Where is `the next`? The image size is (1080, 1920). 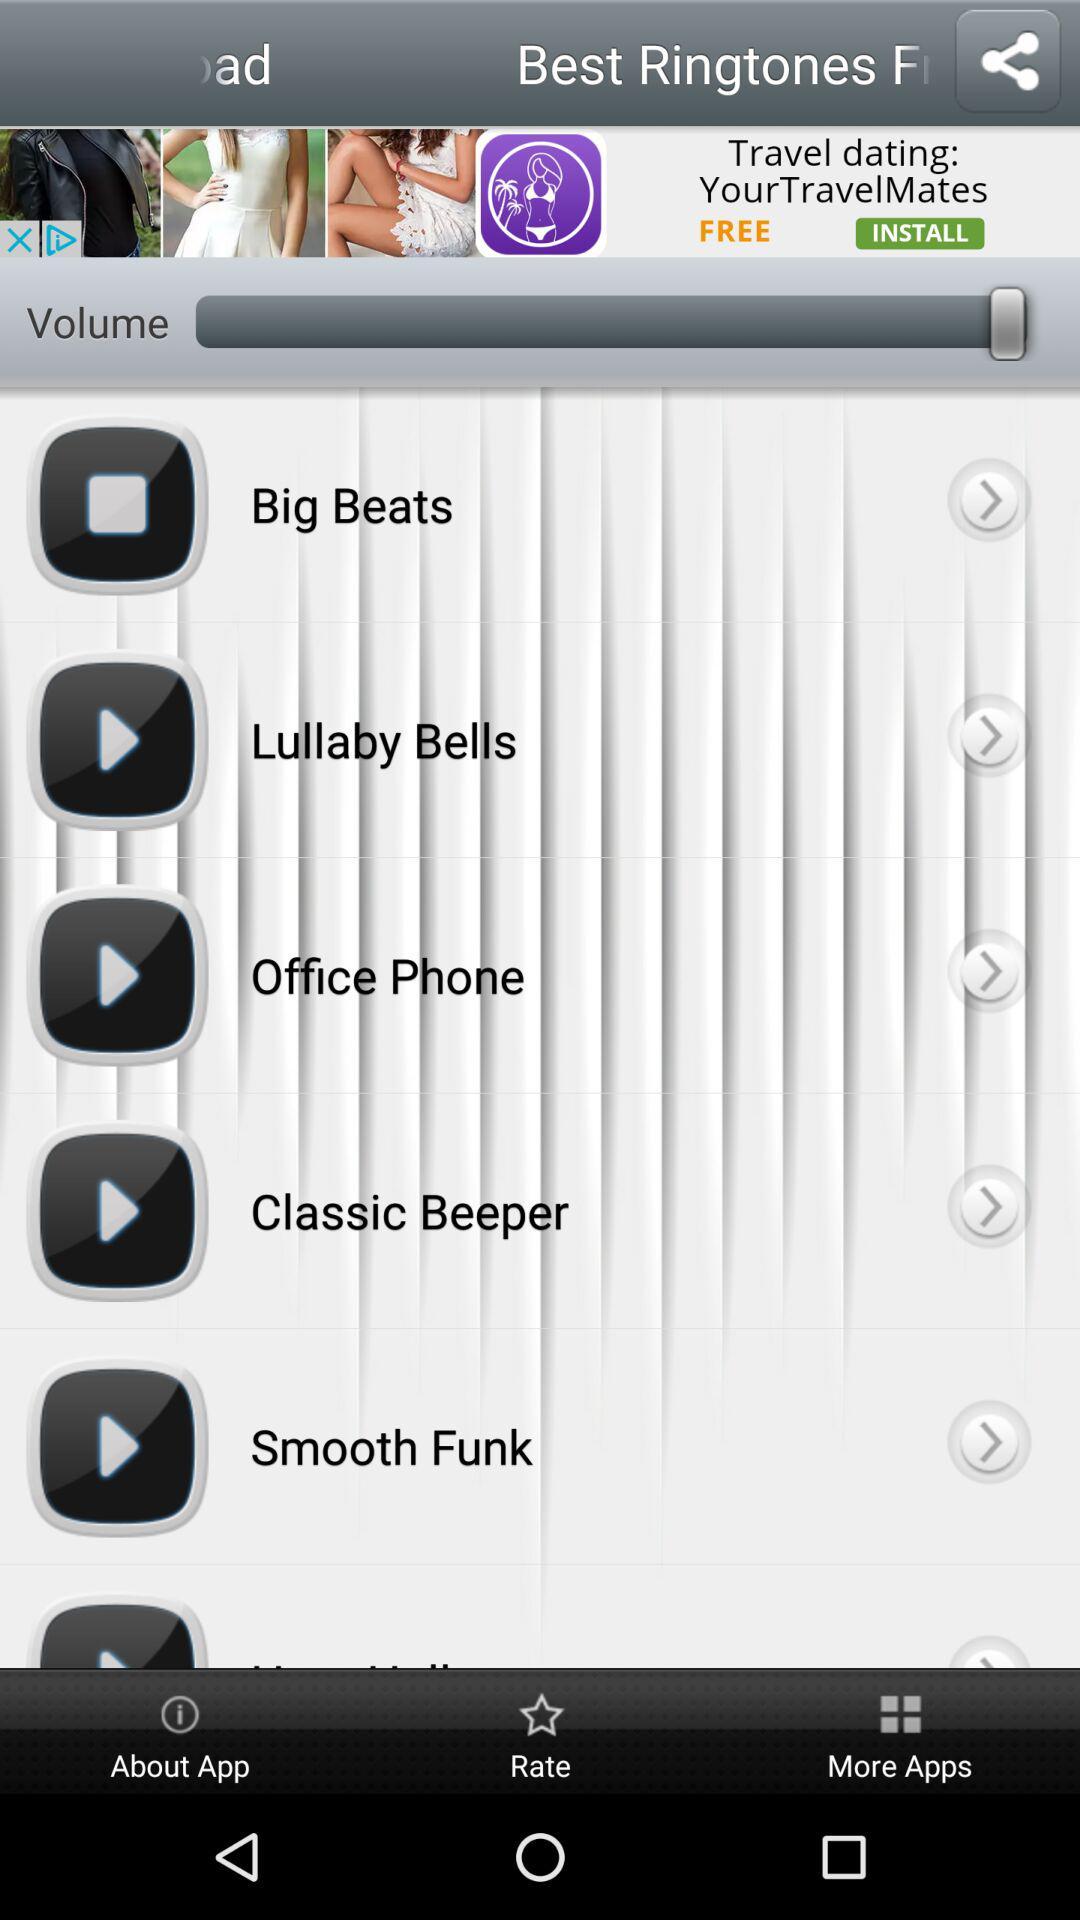
the next is located at coordinates (987, 504).